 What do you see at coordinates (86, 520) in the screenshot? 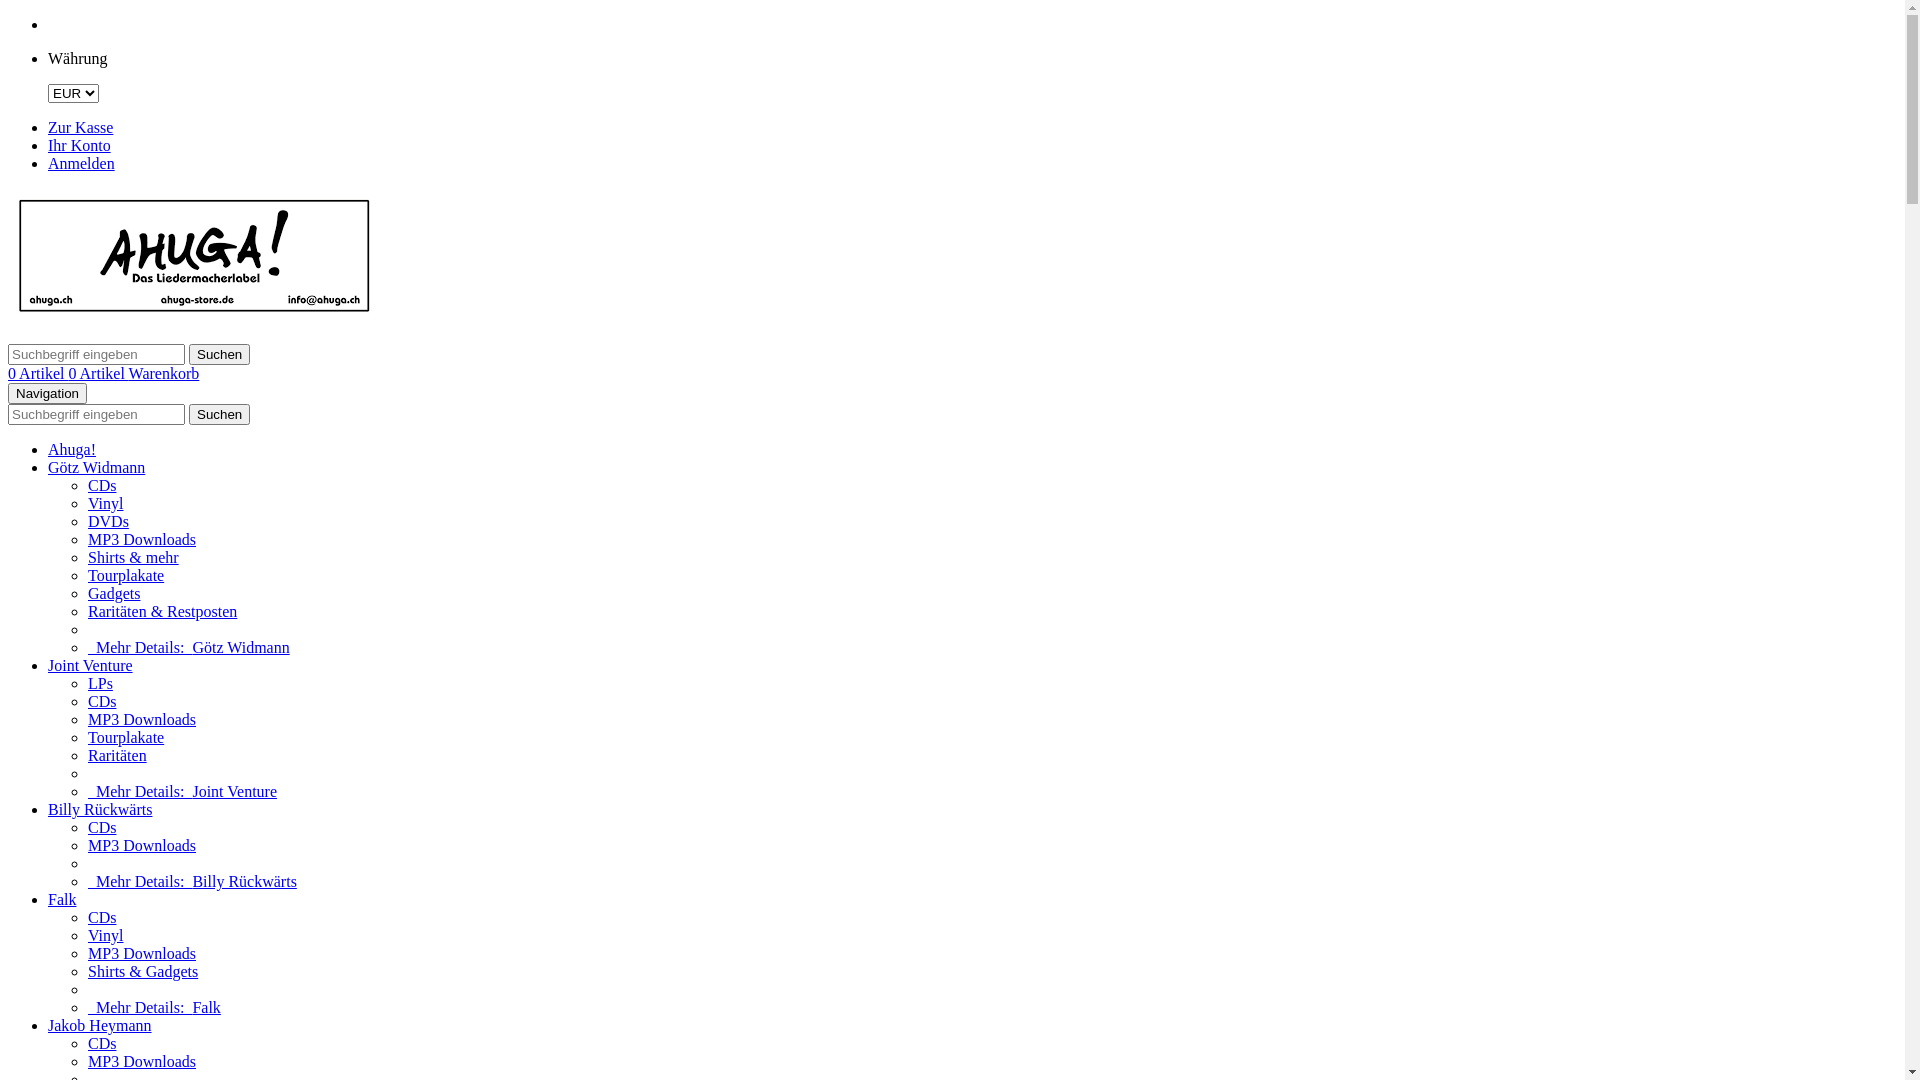
I see `'DVDs'` at bounding box center [86, 520].